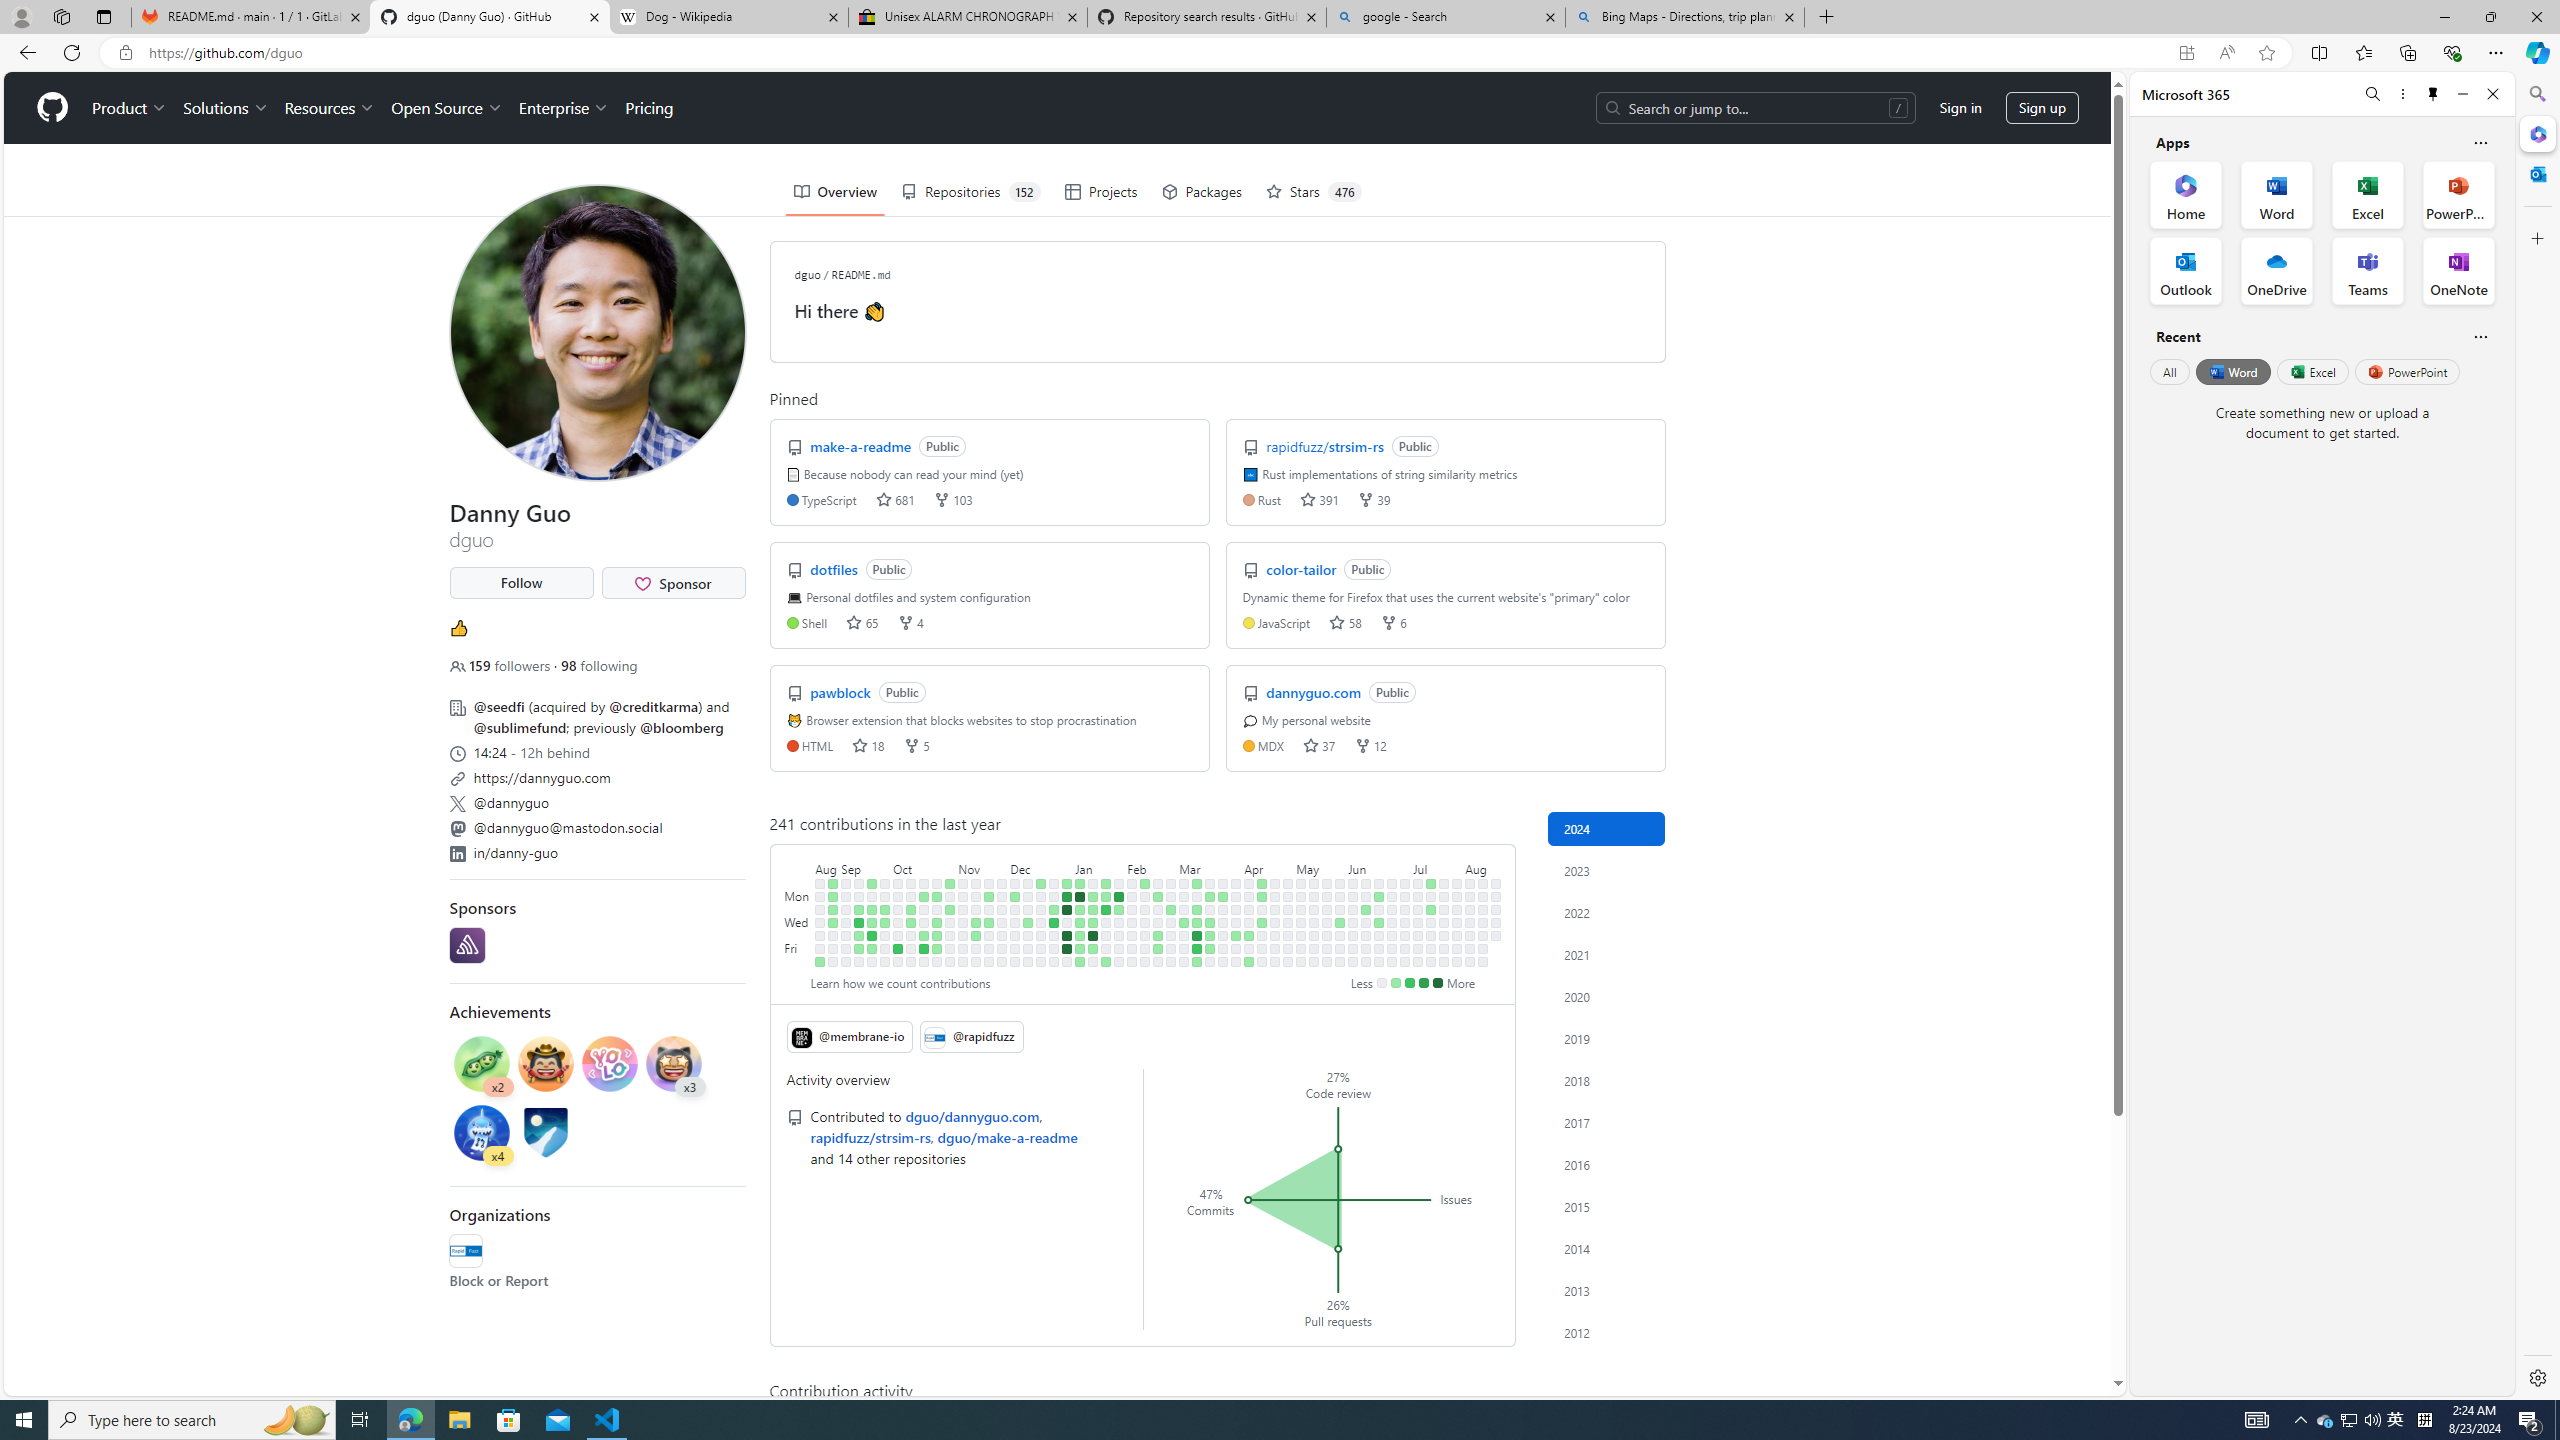 Image resolution: width=2560 pixels, height=1440 pixels. I want to click on 'No contributions on May 12th.', so click(1313, 882).